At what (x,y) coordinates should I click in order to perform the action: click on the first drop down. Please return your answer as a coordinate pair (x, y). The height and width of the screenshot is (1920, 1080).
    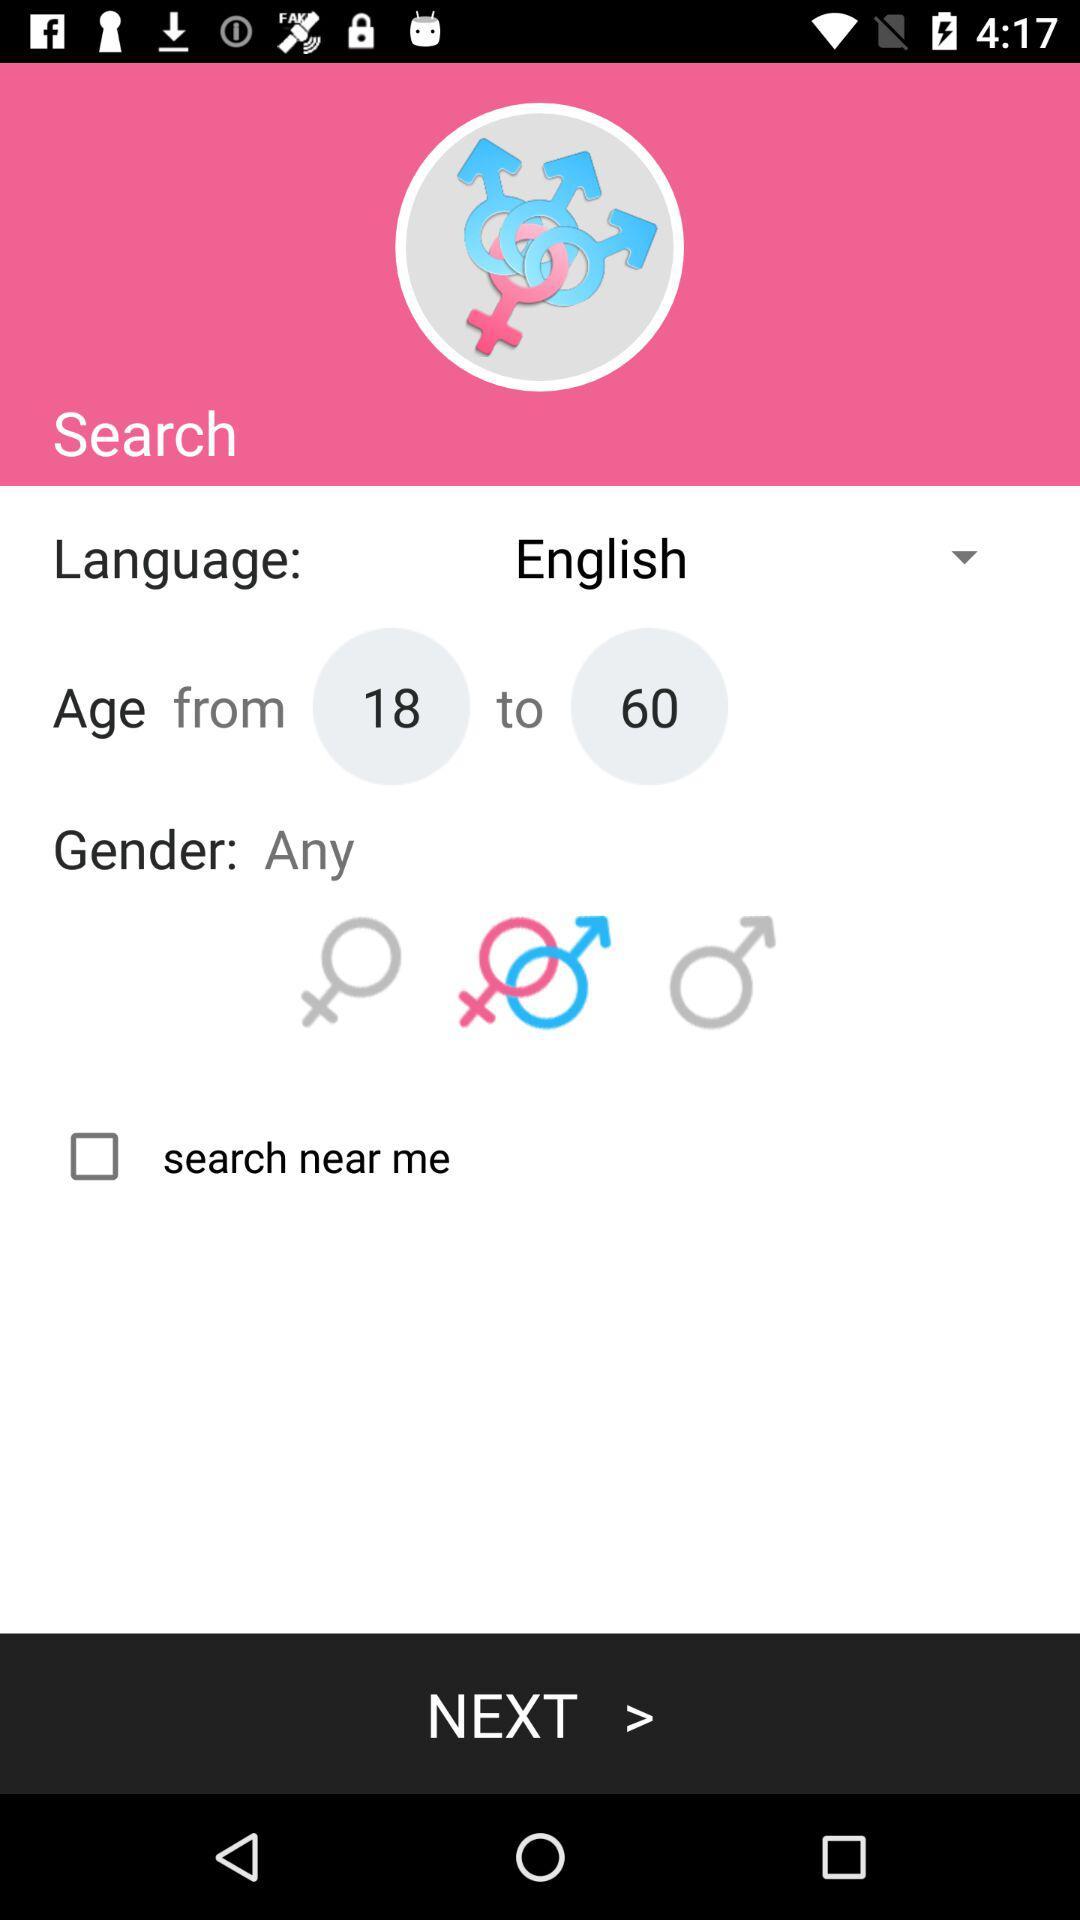
    Looking at the image, I should click on (664, 556).